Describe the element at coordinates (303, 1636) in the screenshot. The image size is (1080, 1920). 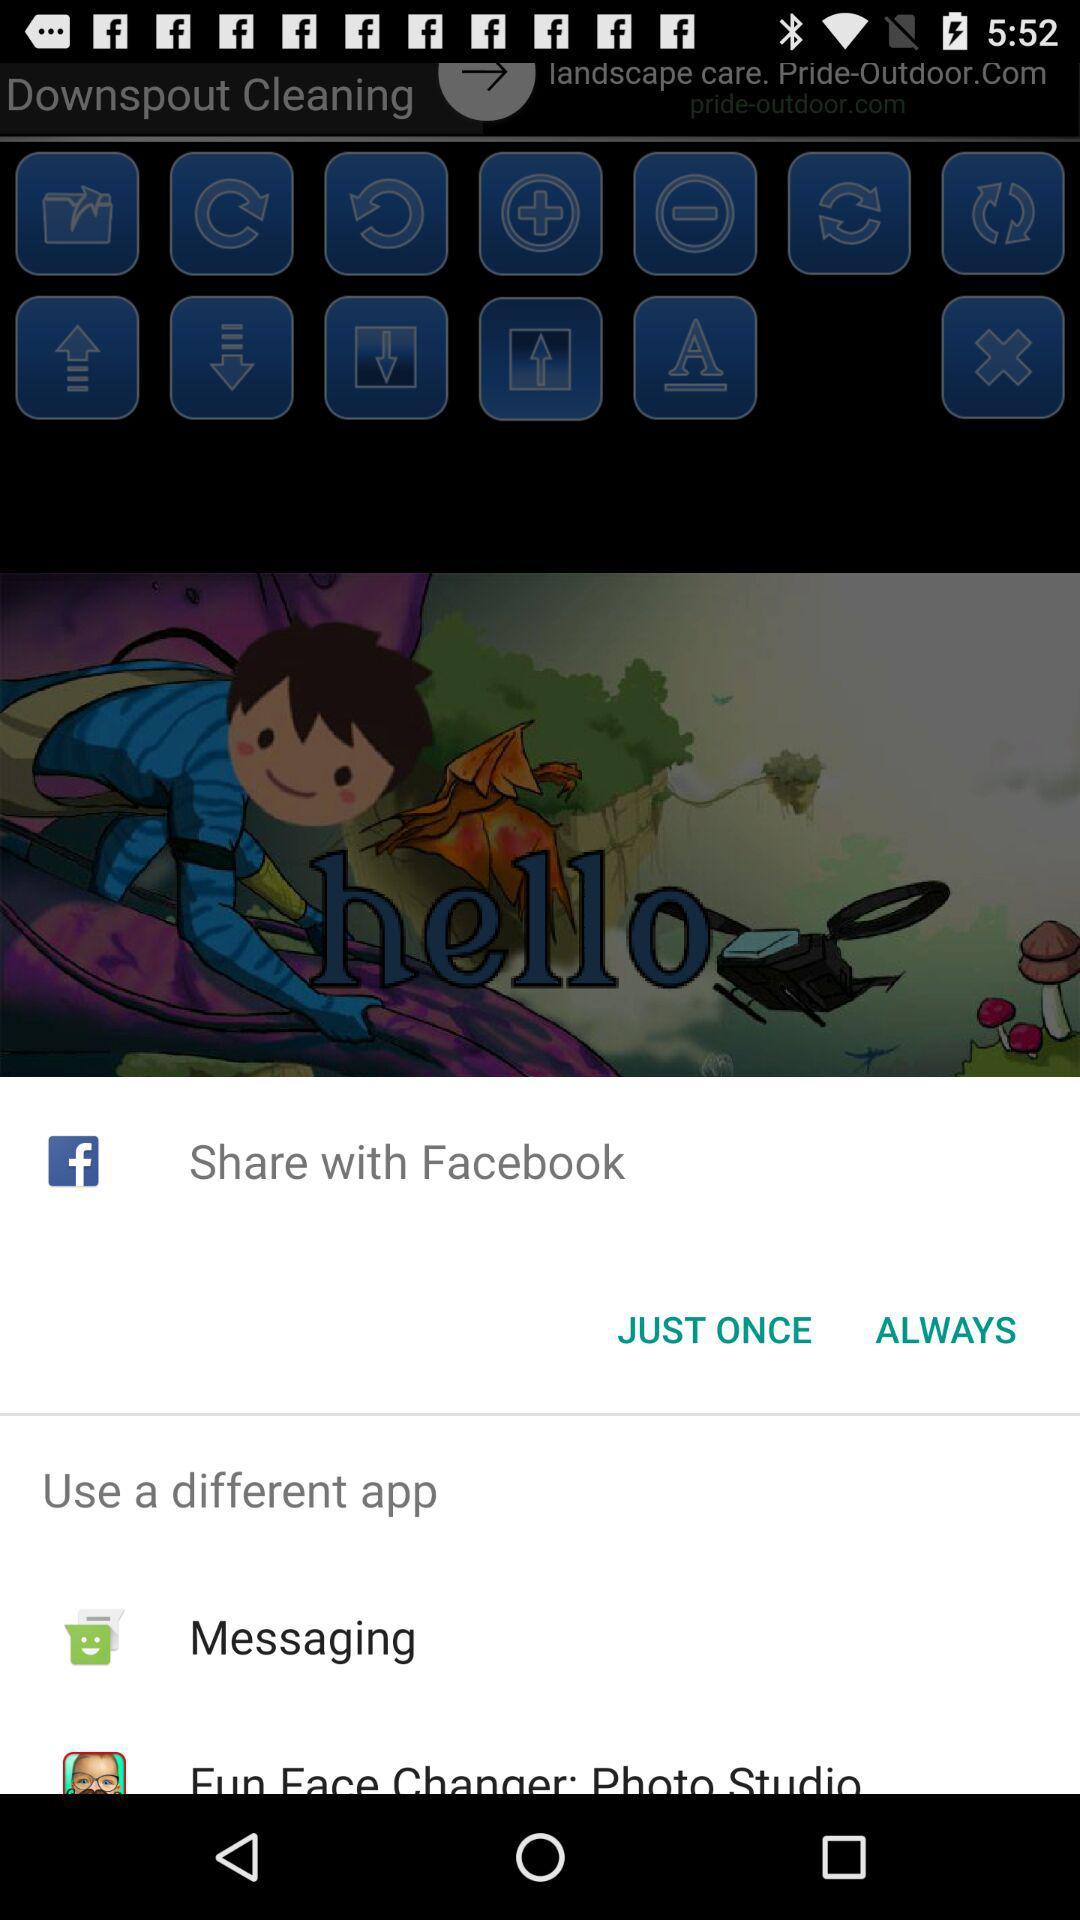
I see `the app above fun face changer item` at that location.